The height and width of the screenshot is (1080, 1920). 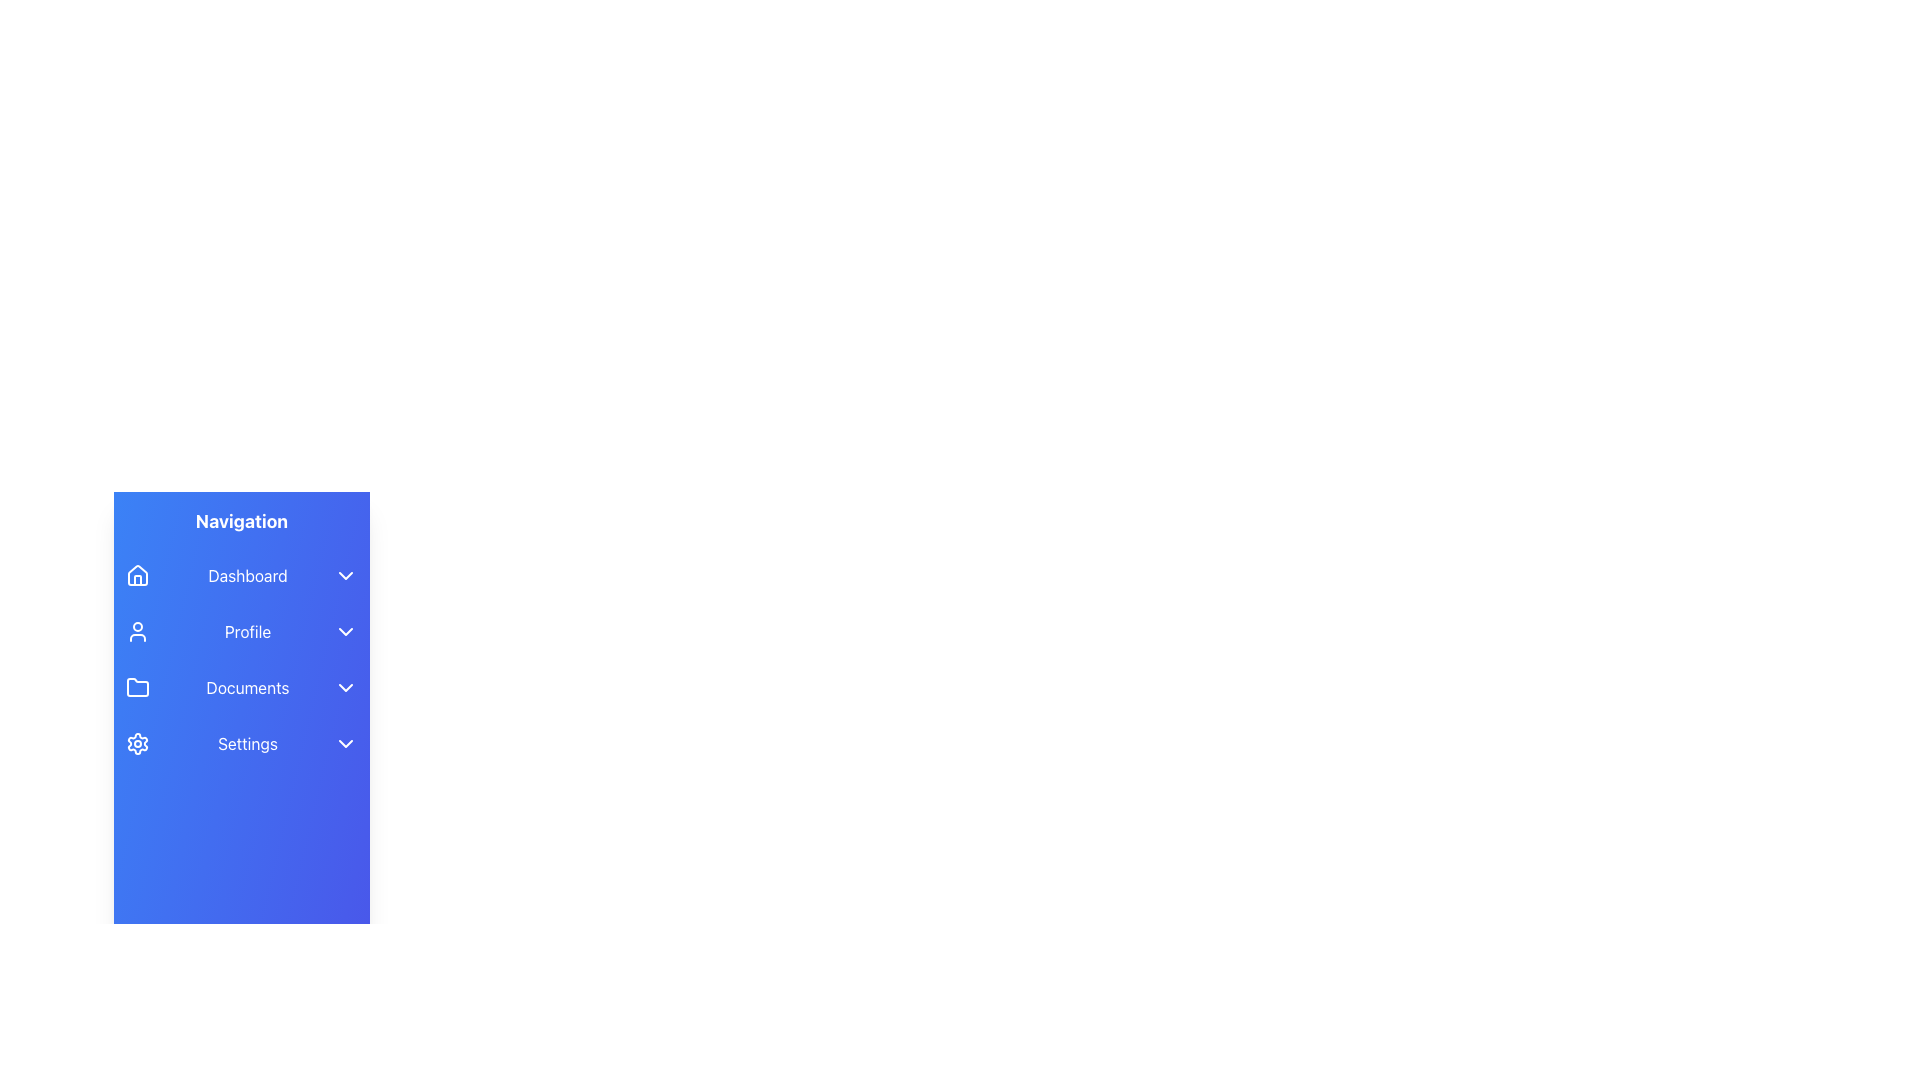 What do you see at coordinates (345, 744) in the screenshot?
I see `the downward chevron icon next to the 'Settings' text` at bounding box center [345, 744].